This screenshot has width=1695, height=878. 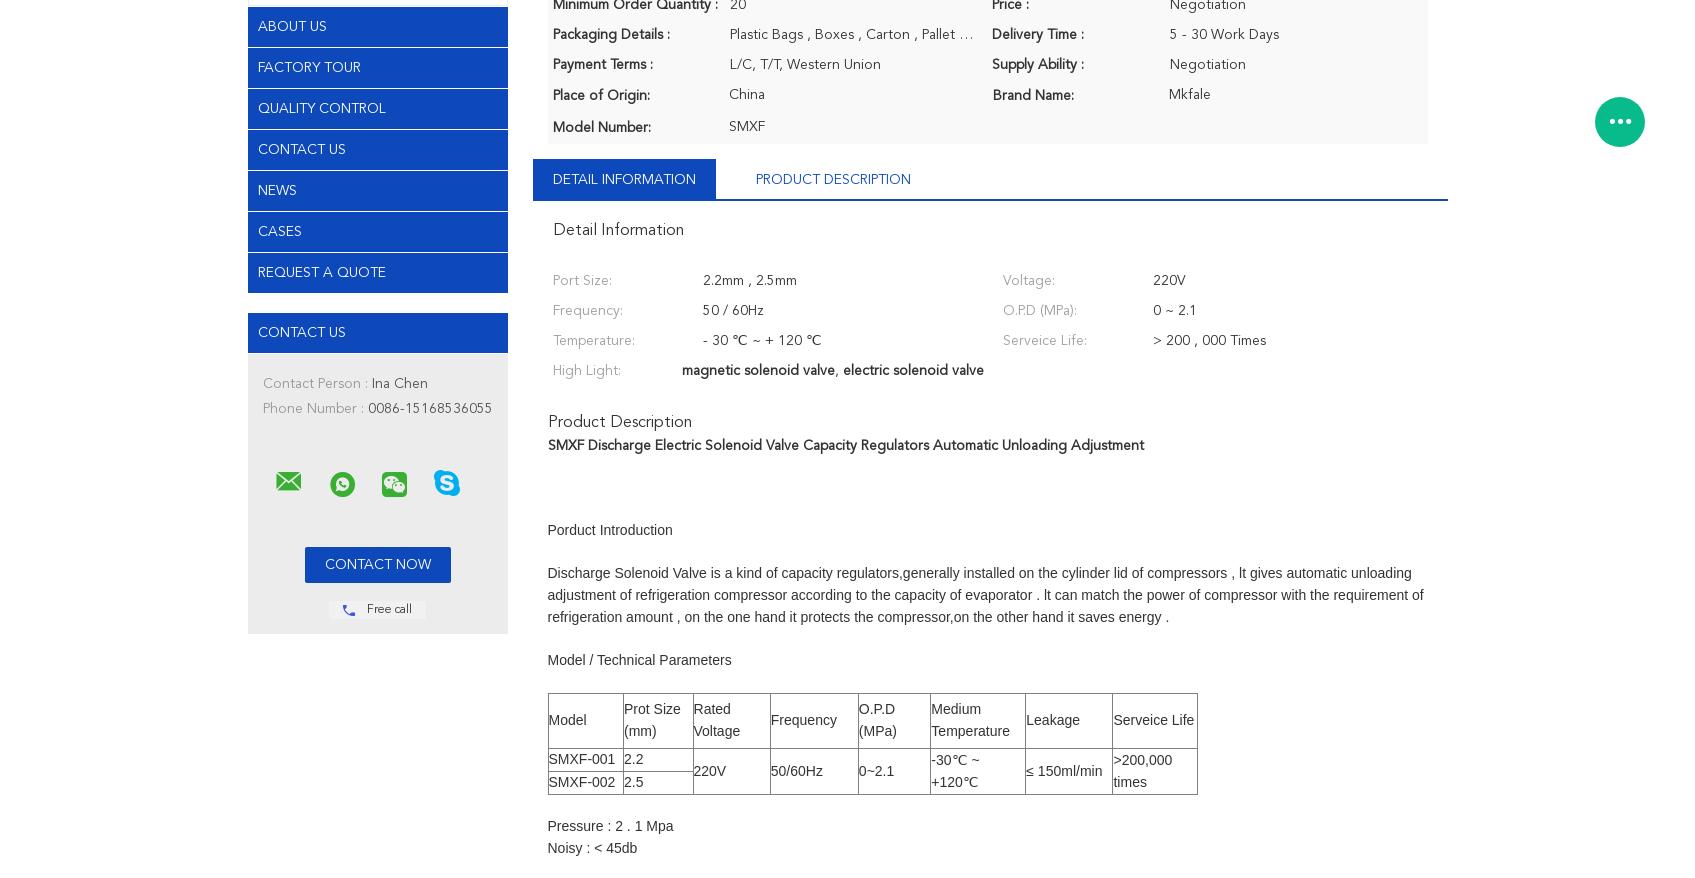 I want to click on 'Delivery Time                                        :', so click(x=1037, y=32).